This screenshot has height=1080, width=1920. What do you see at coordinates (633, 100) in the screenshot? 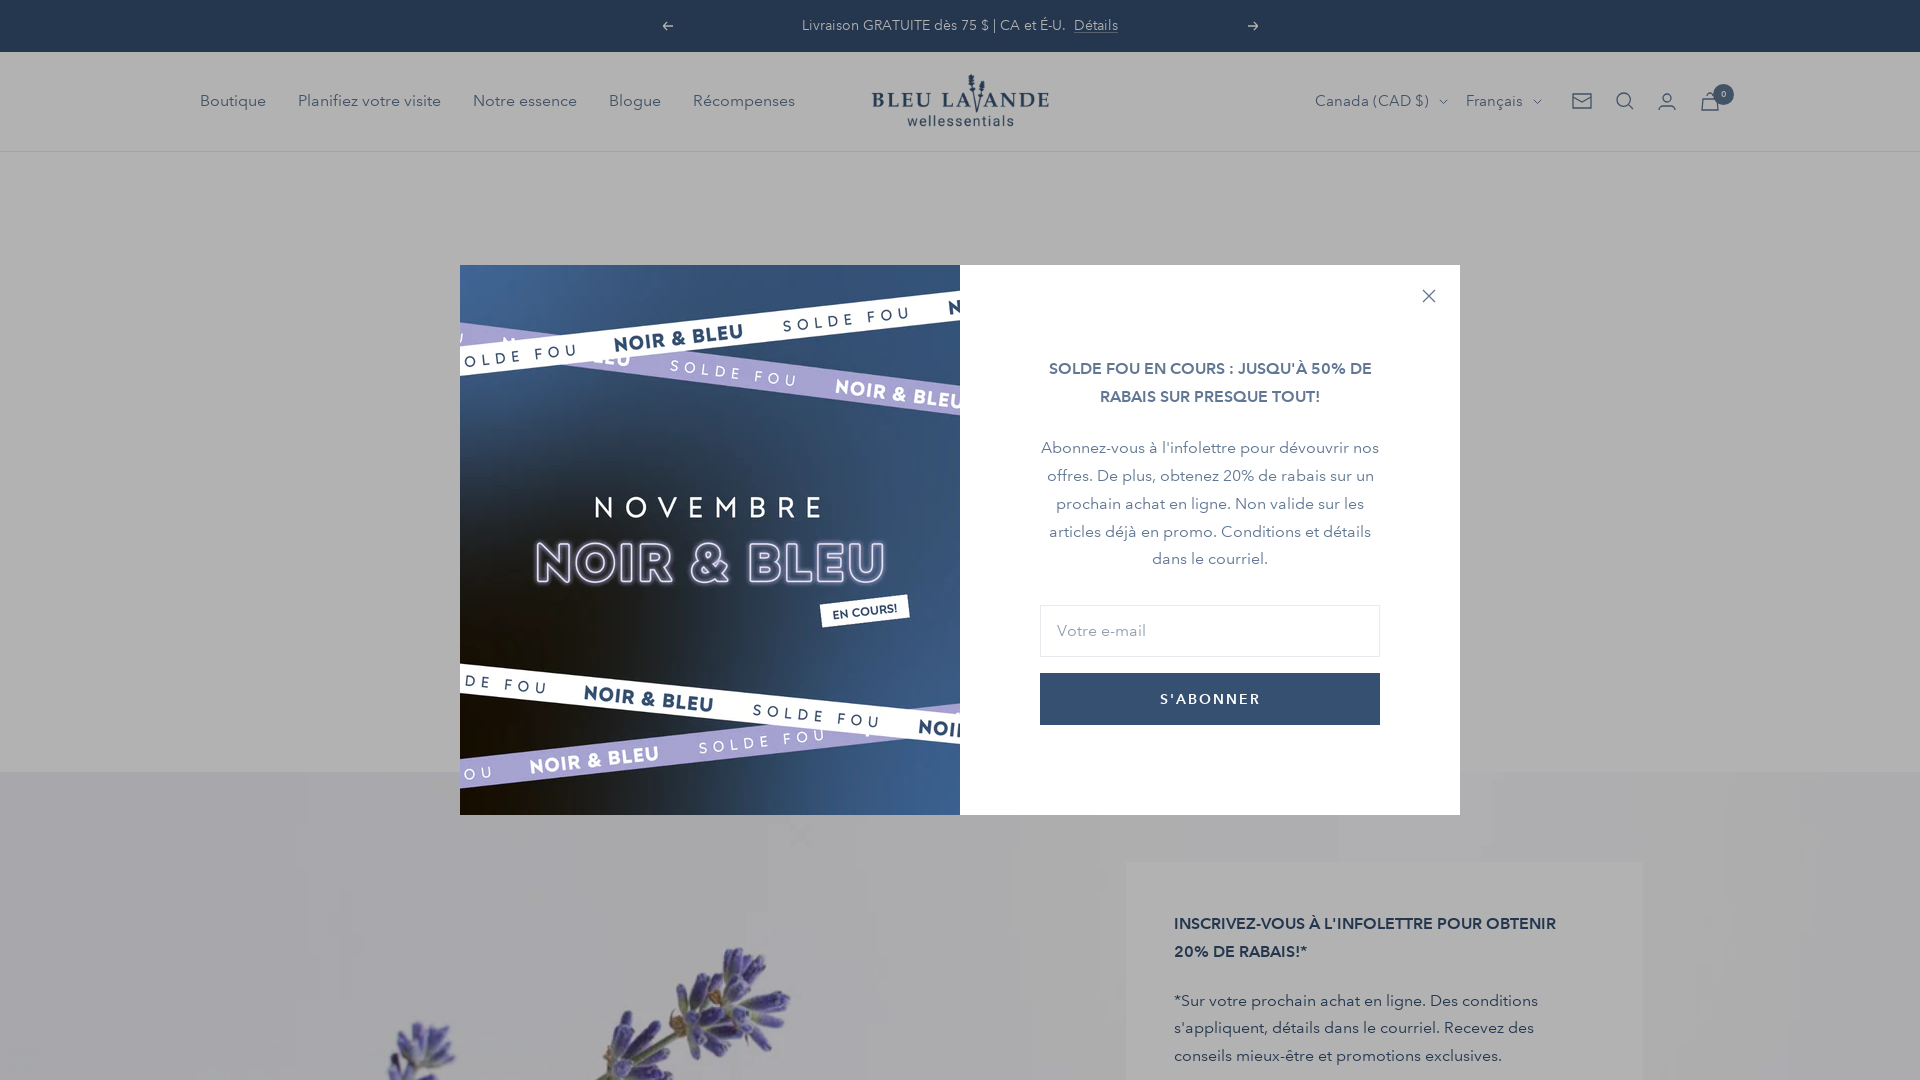
I see `'Blogue'` at bounding box center [633, 100].